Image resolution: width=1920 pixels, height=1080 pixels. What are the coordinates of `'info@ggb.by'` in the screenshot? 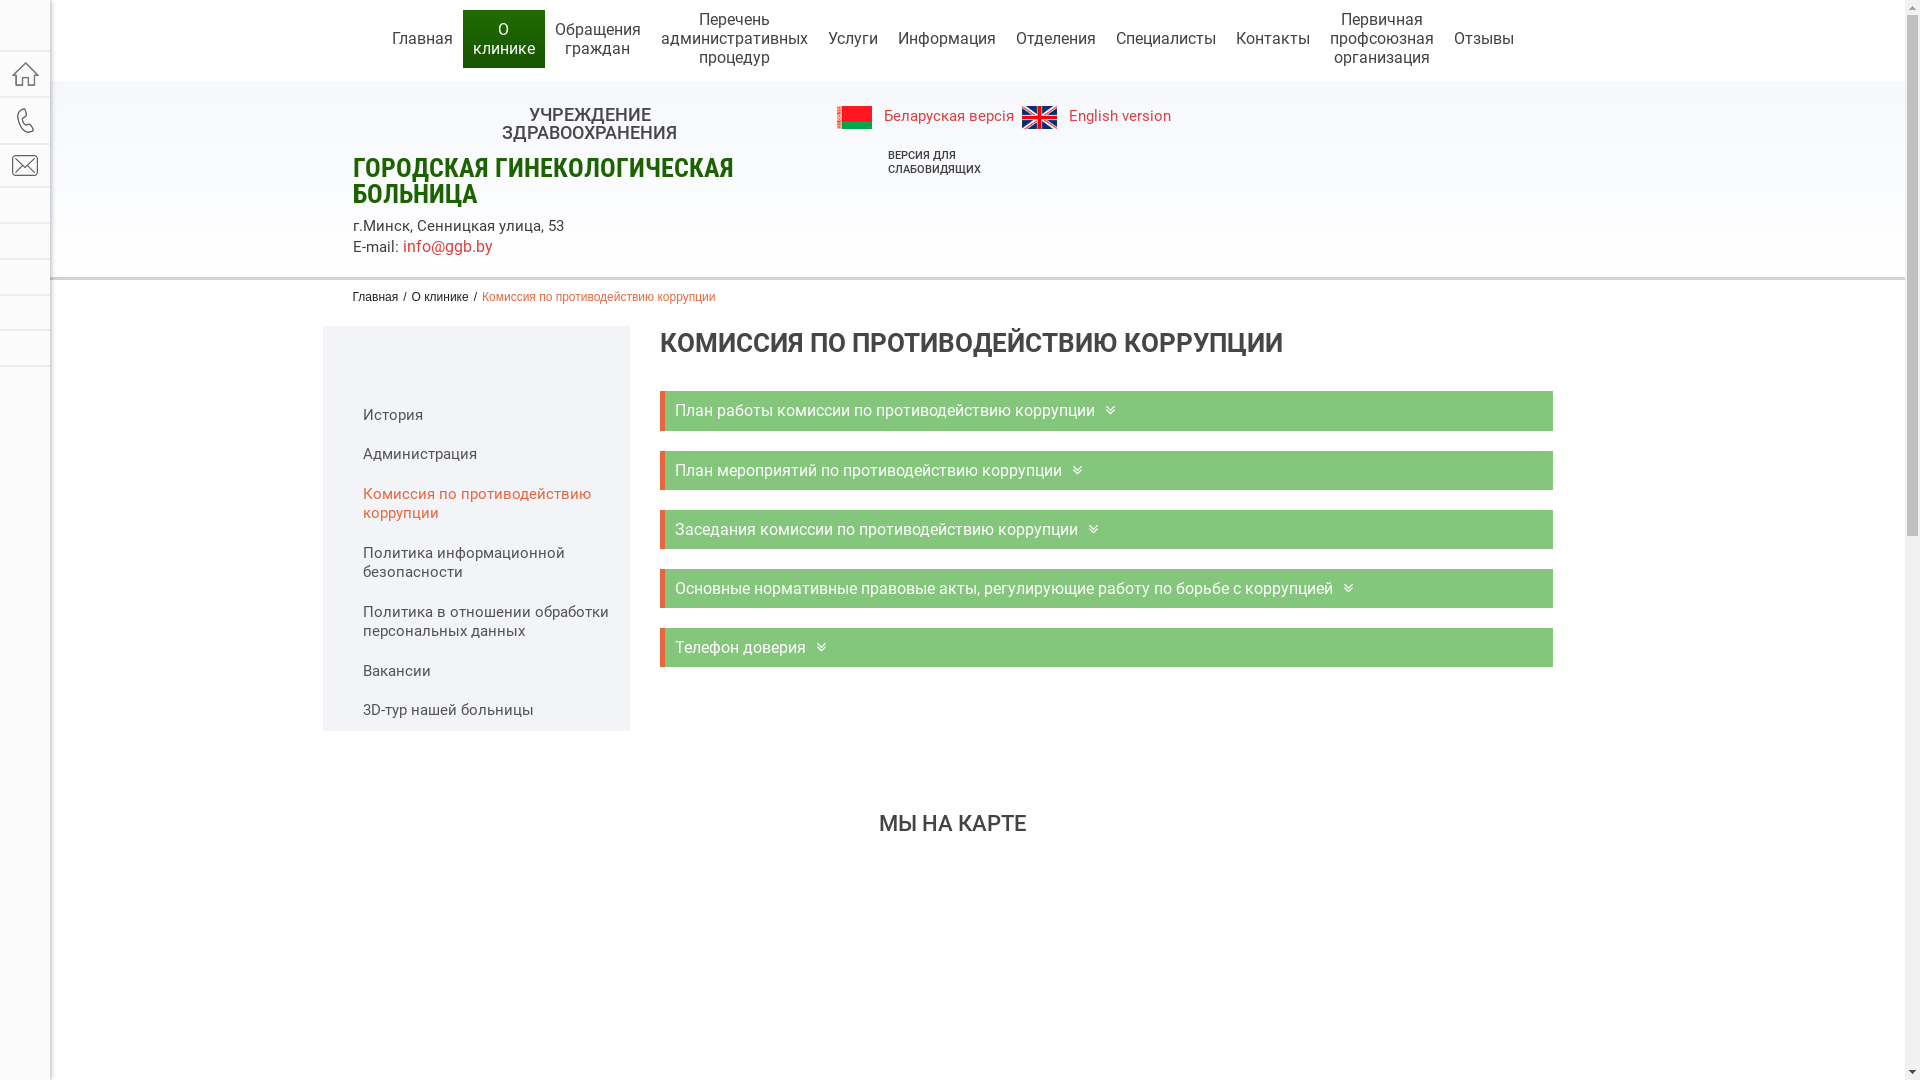 It's located at (445, 245).